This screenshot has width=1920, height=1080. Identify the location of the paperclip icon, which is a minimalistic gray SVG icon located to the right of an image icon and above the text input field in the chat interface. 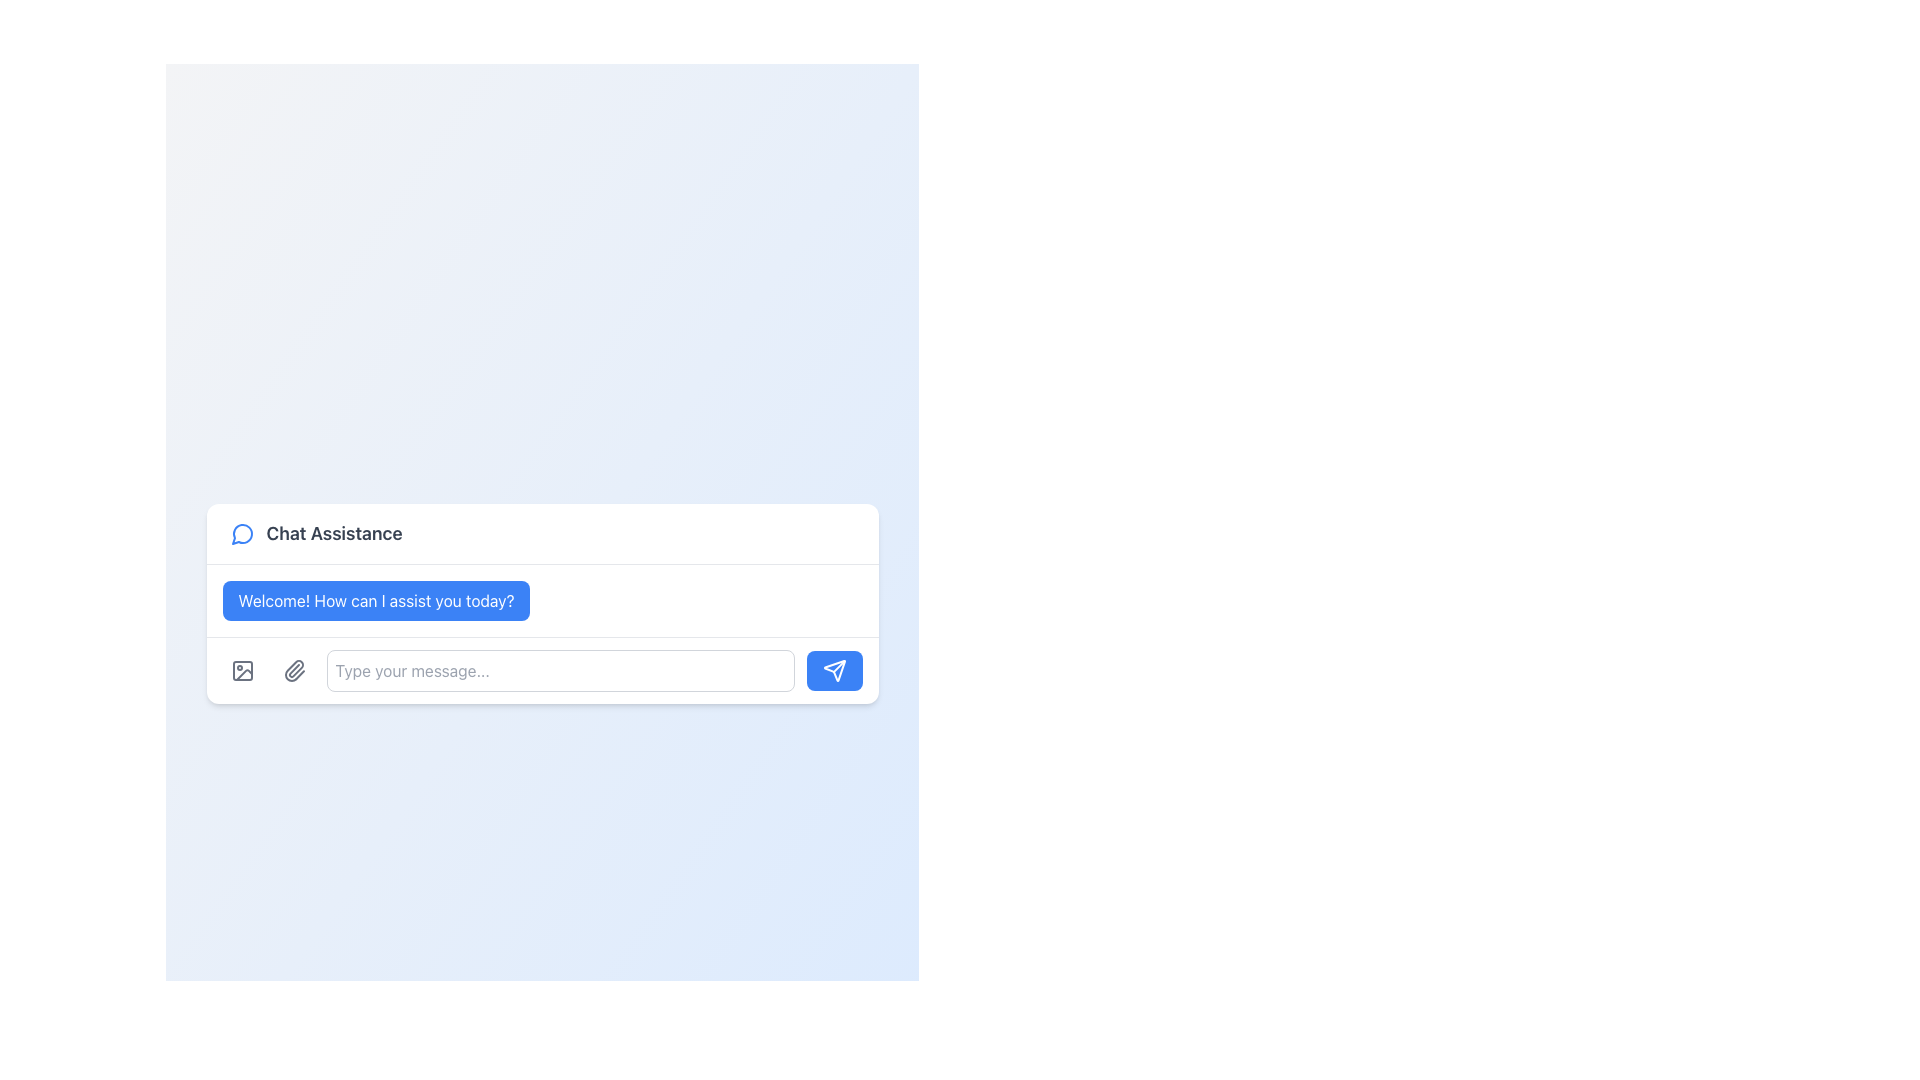
(293, 671).